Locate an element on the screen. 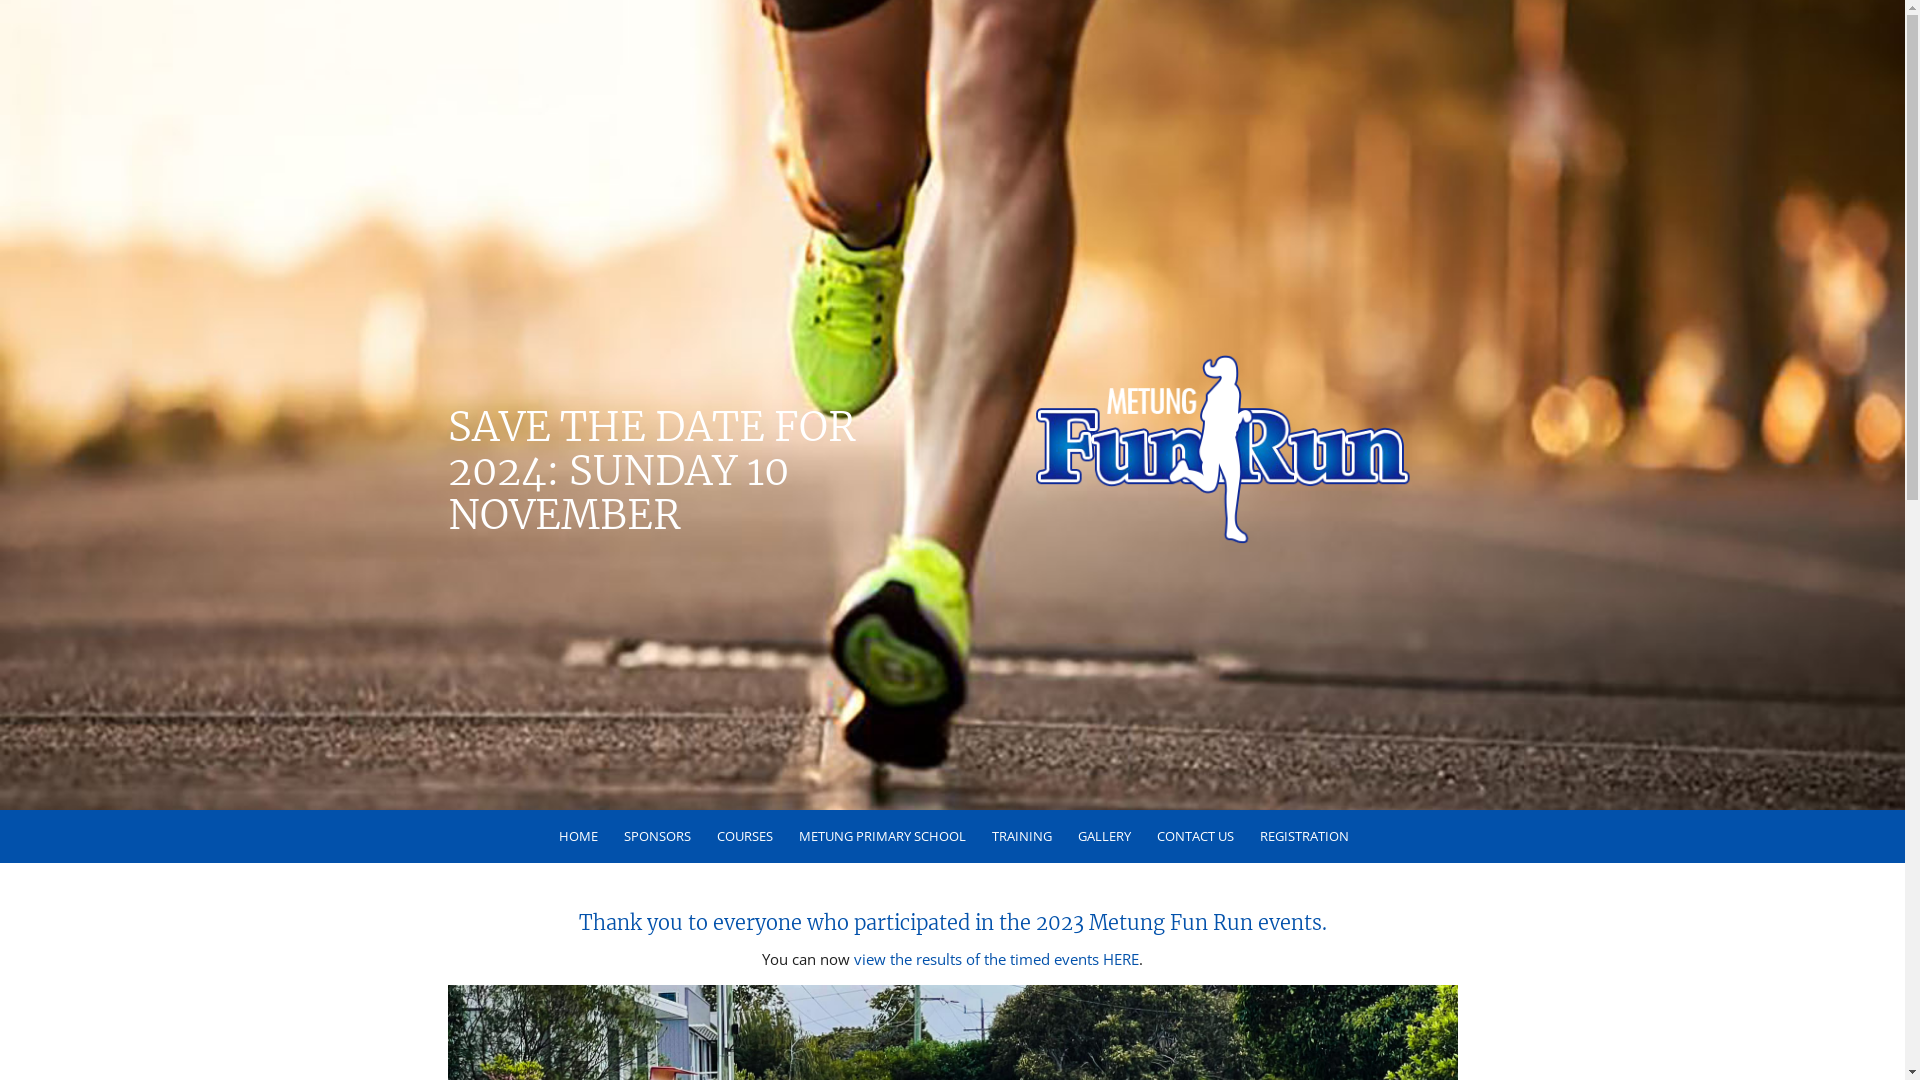  'TRAINING' is located at coordinates (1019, 836).